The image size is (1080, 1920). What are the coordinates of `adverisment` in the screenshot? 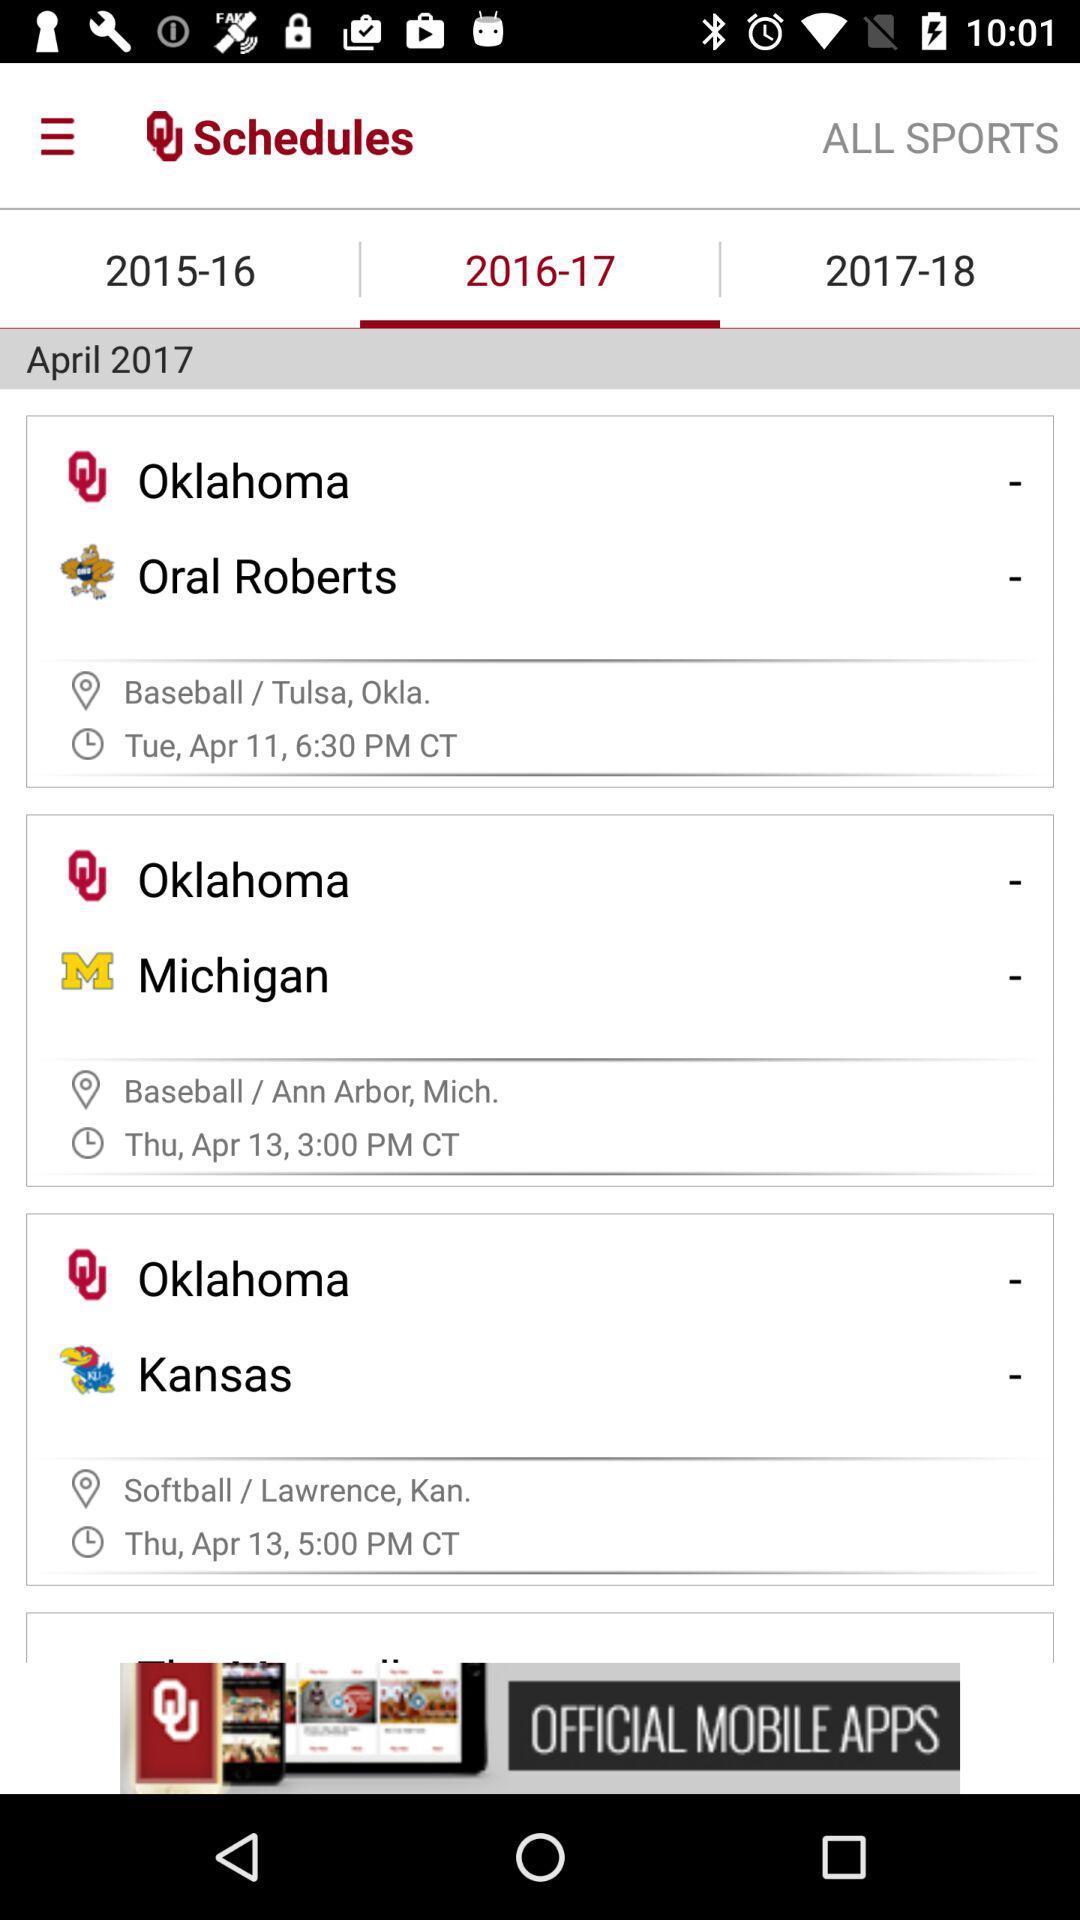 It's located at (540, 1727).